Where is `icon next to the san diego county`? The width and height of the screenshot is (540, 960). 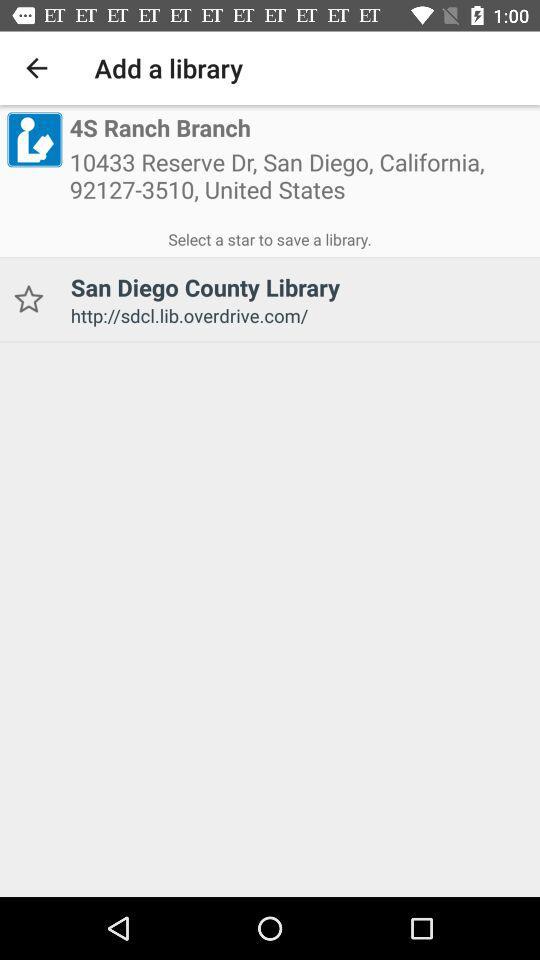
icon next to the san diego county is located at coordinates (27, 298).